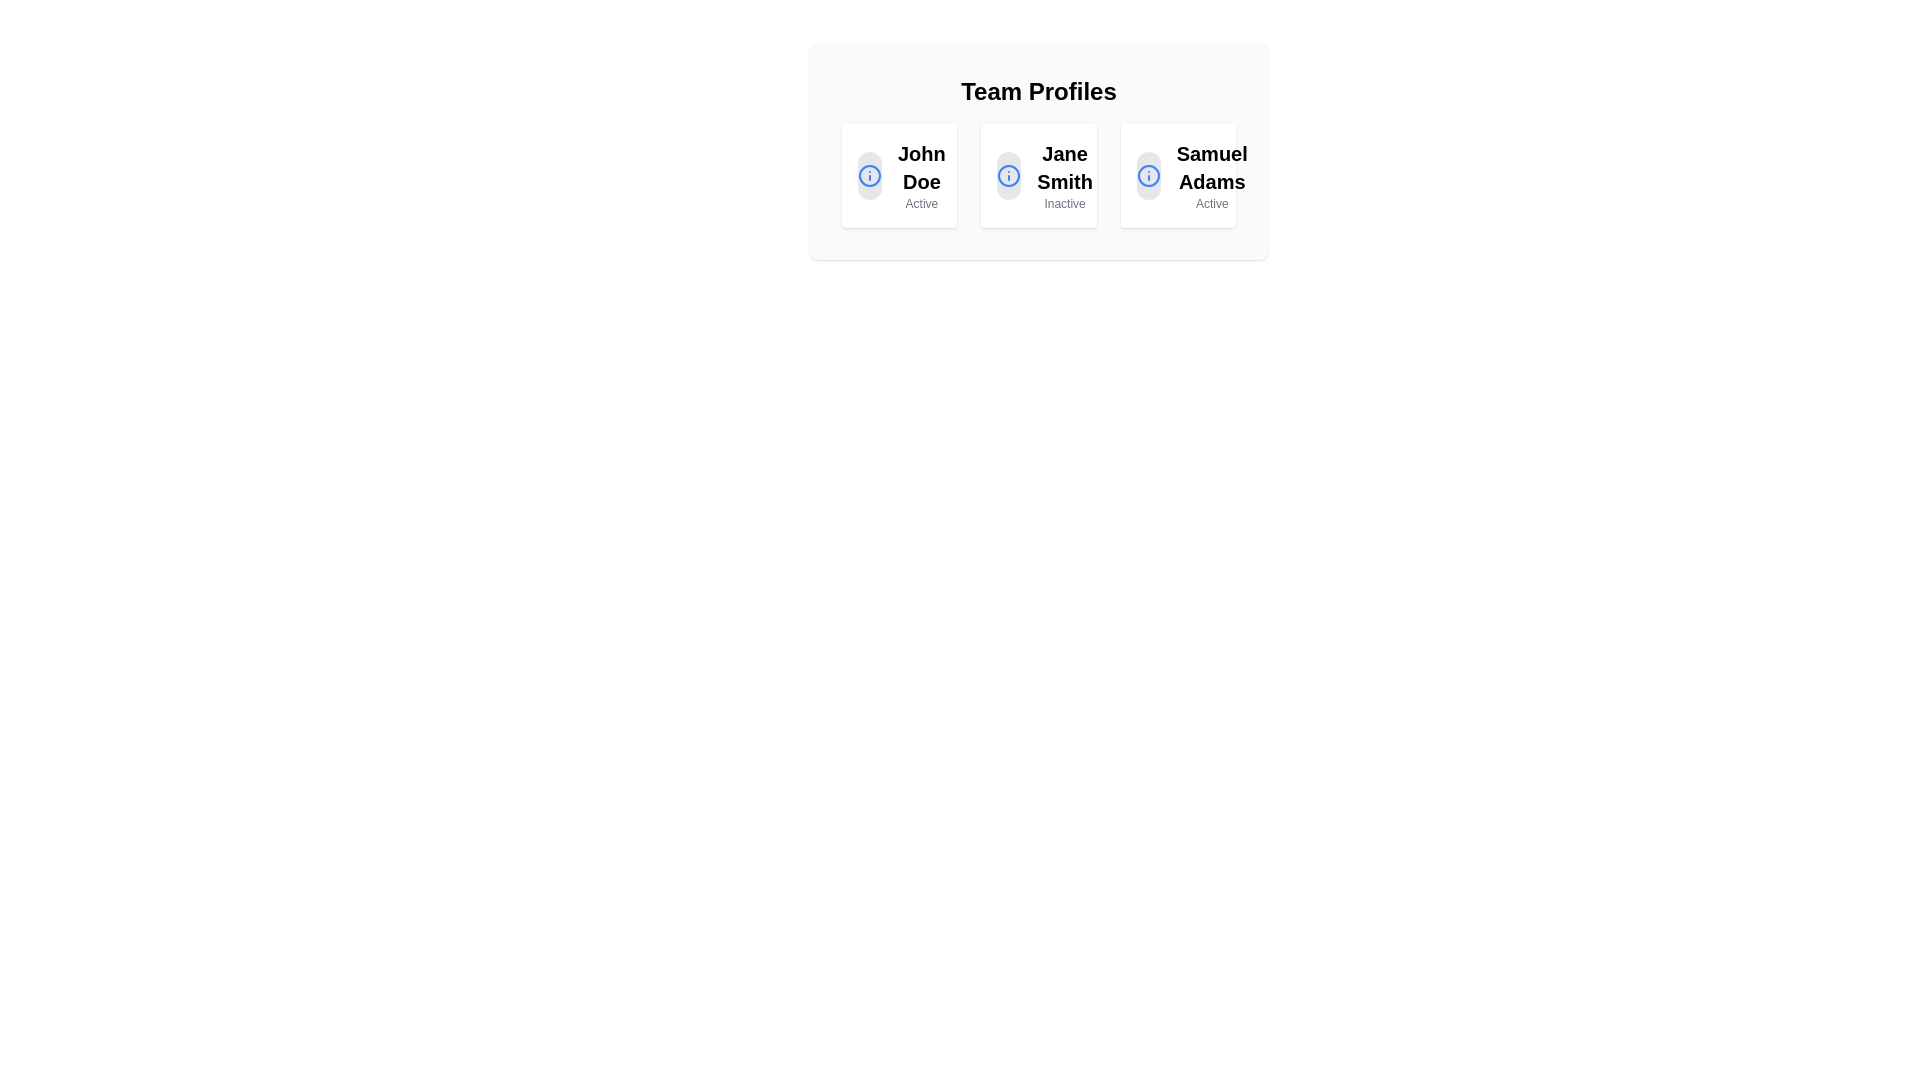 The width and height of the screenshot is (1920, 1080). What do you see at coordinates (1211, 175) in the screenshot?
I see `the prominent name 'Samuel Adams' in the right-most user profile card` at bounding box center [1211, 175].